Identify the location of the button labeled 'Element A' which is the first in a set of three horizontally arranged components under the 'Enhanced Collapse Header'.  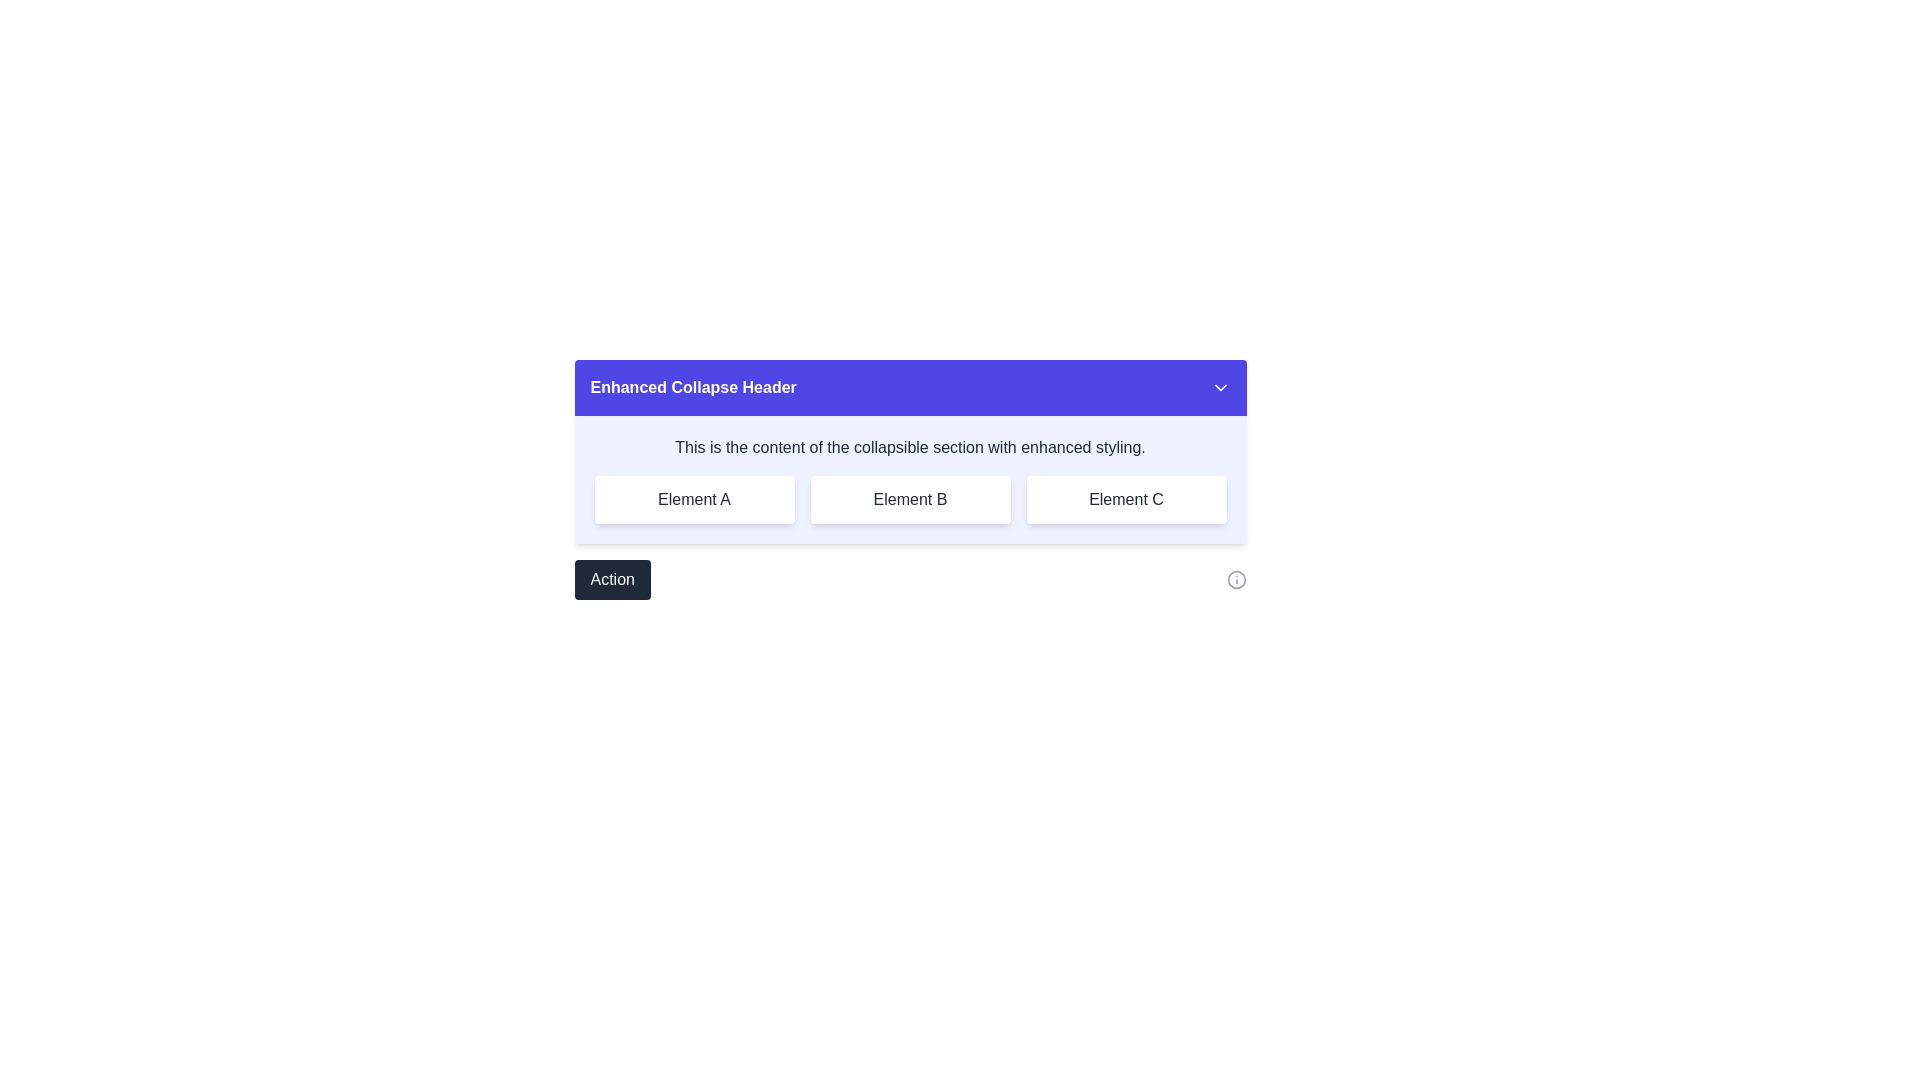
(694, 499).